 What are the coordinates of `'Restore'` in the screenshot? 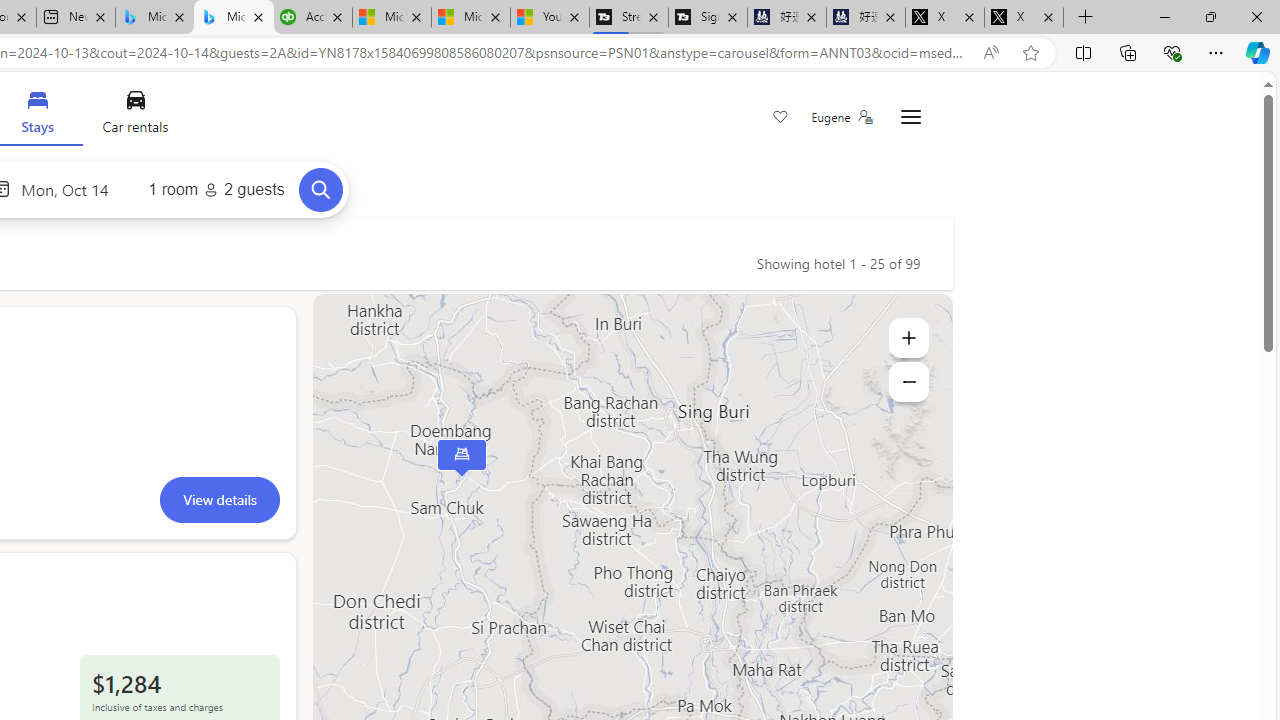 It's located at (1209, 16).